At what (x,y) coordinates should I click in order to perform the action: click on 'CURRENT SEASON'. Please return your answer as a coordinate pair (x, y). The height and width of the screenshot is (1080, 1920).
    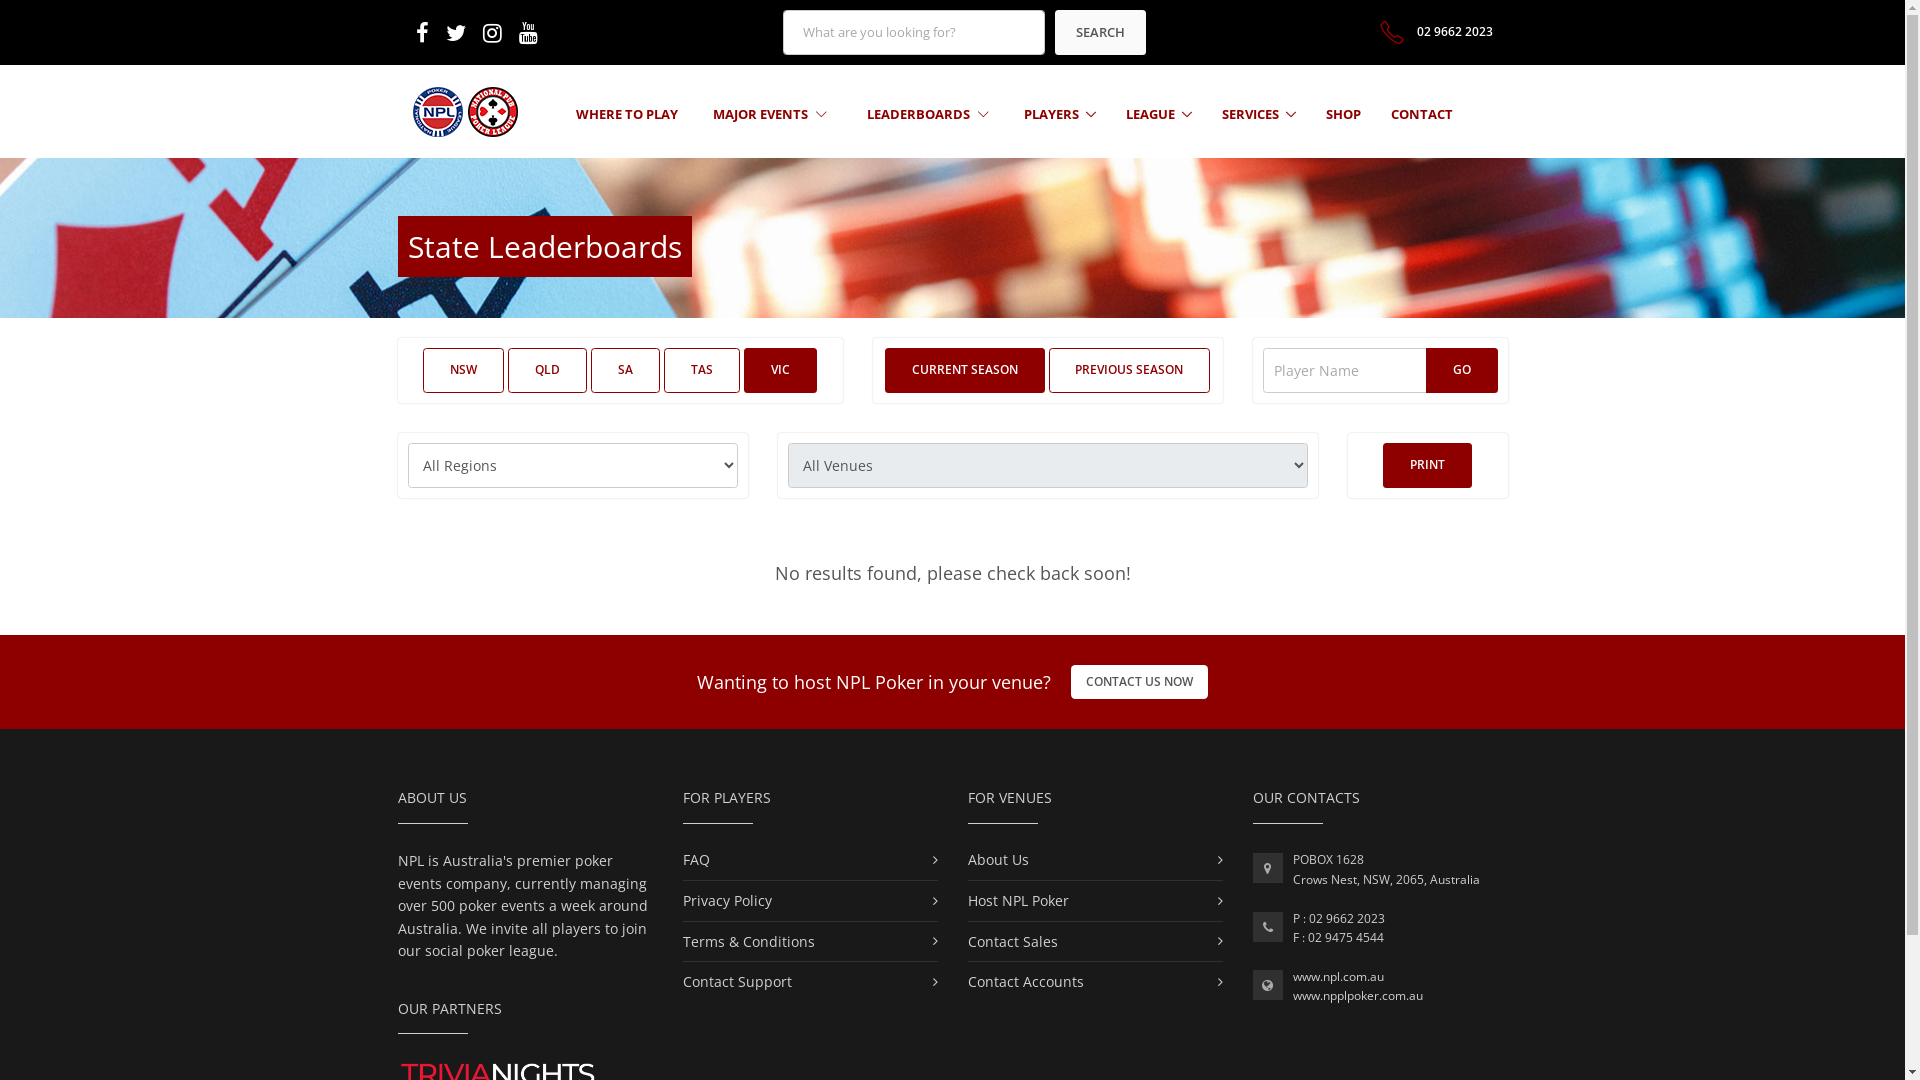
    Looking at the image, I should click on (964, 370).